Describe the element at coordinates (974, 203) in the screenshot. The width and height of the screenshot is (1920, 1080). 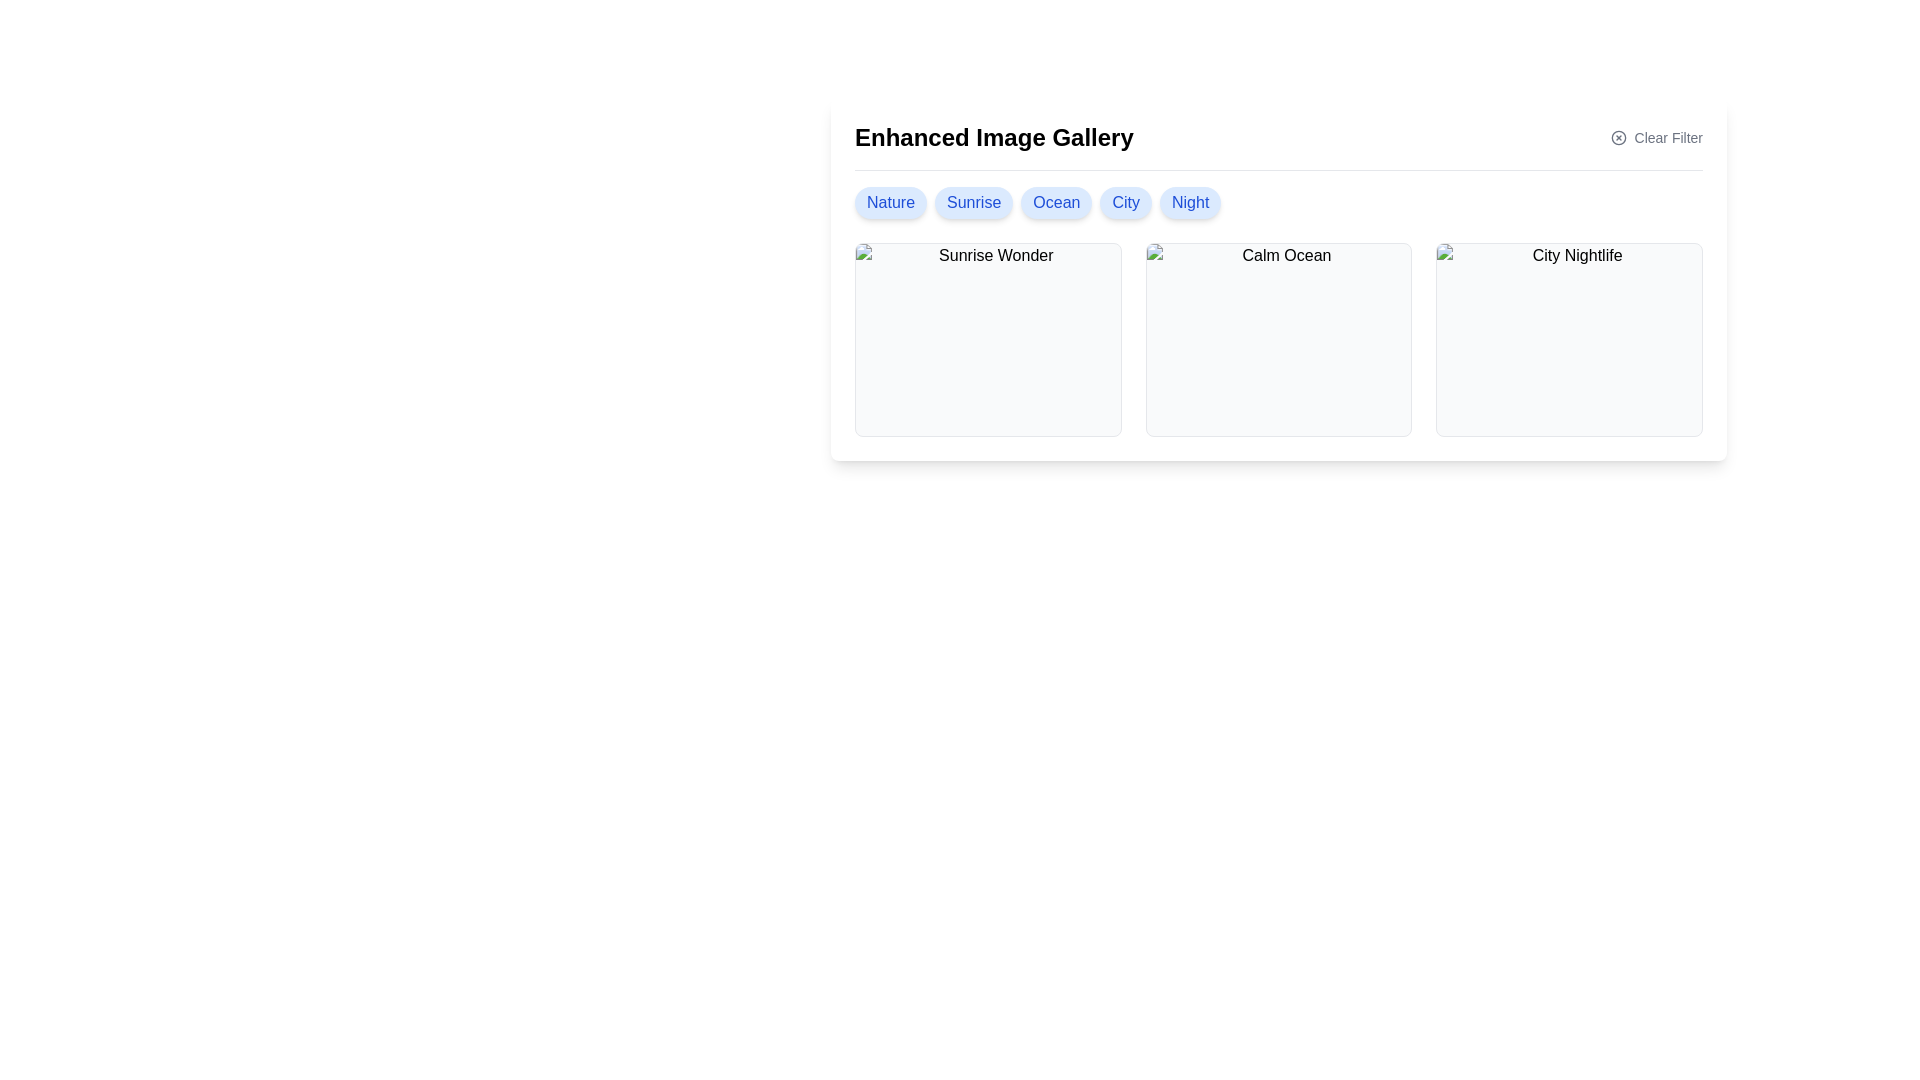
I see `the rounded light blue button labeled 'Sunrise'` at that location.